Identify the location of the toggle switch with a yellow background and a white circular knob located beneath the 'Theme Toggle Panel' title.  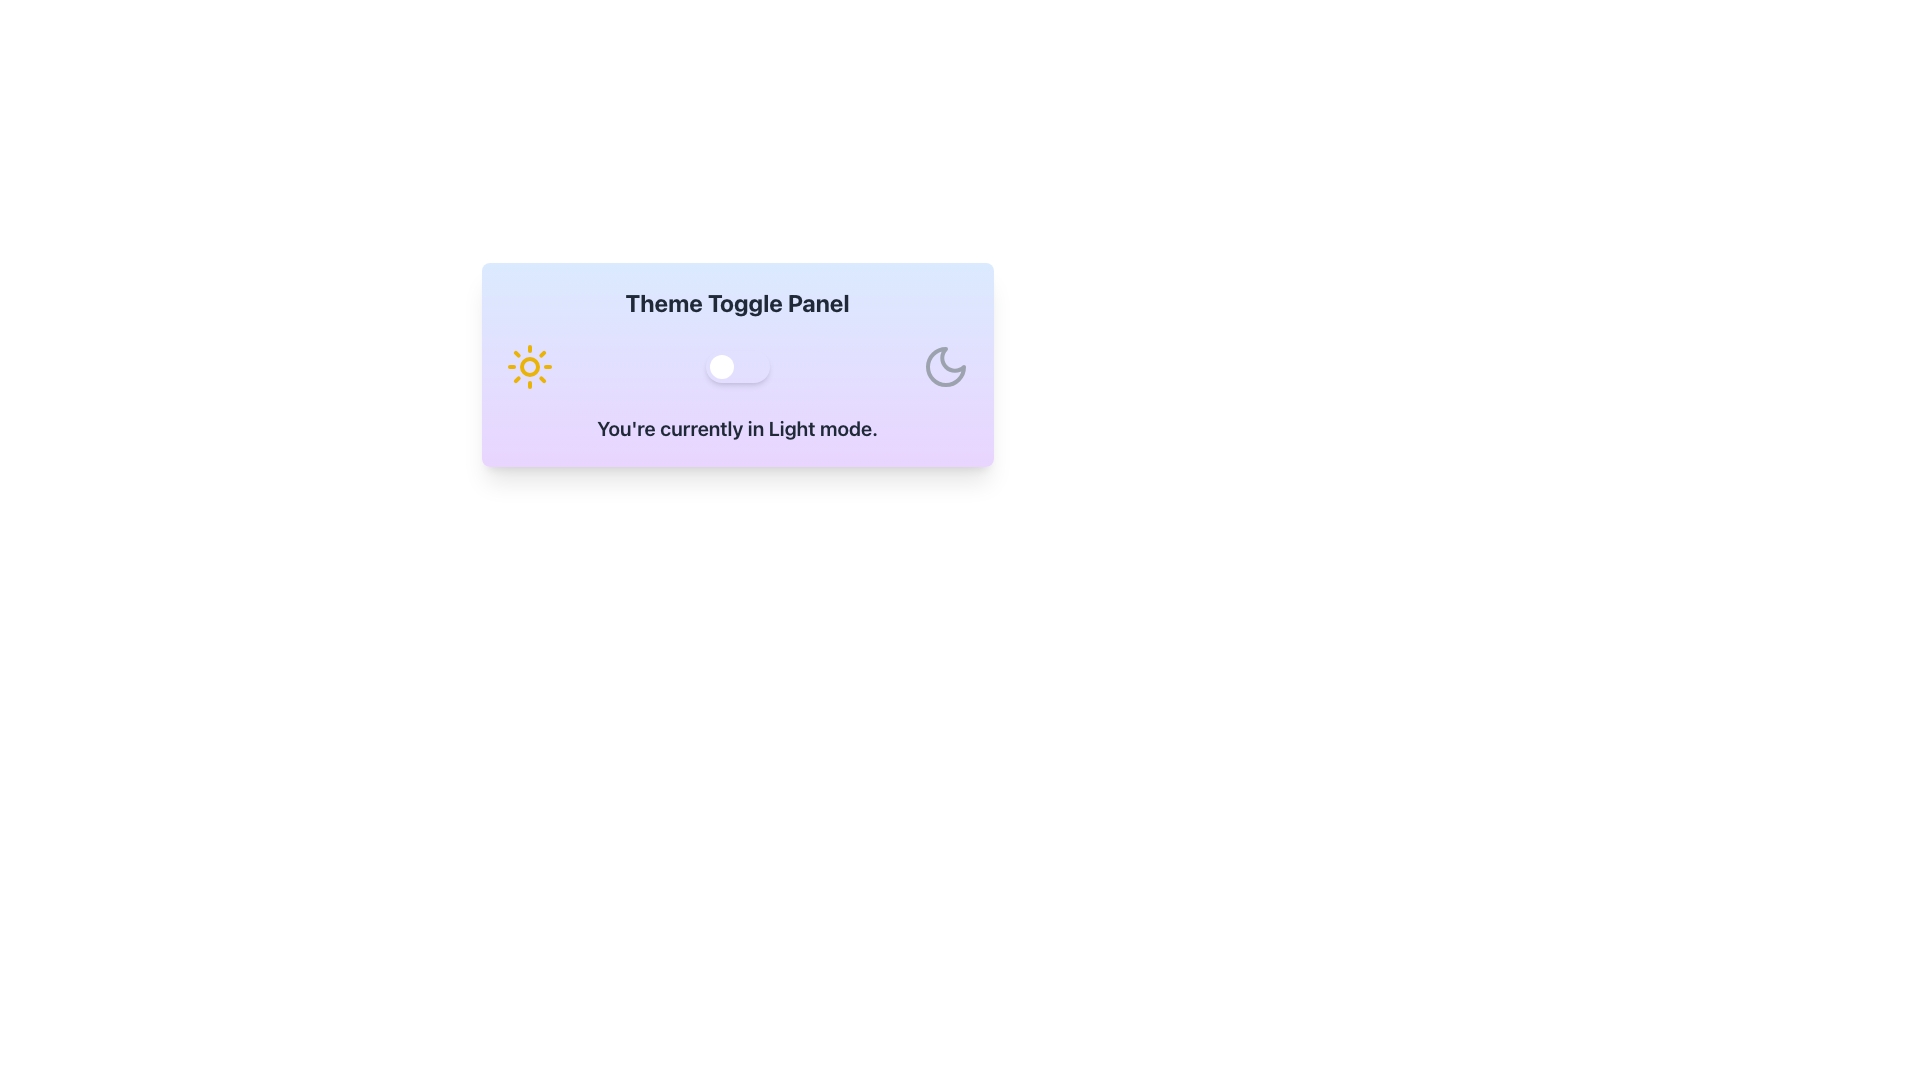
(736, 366).